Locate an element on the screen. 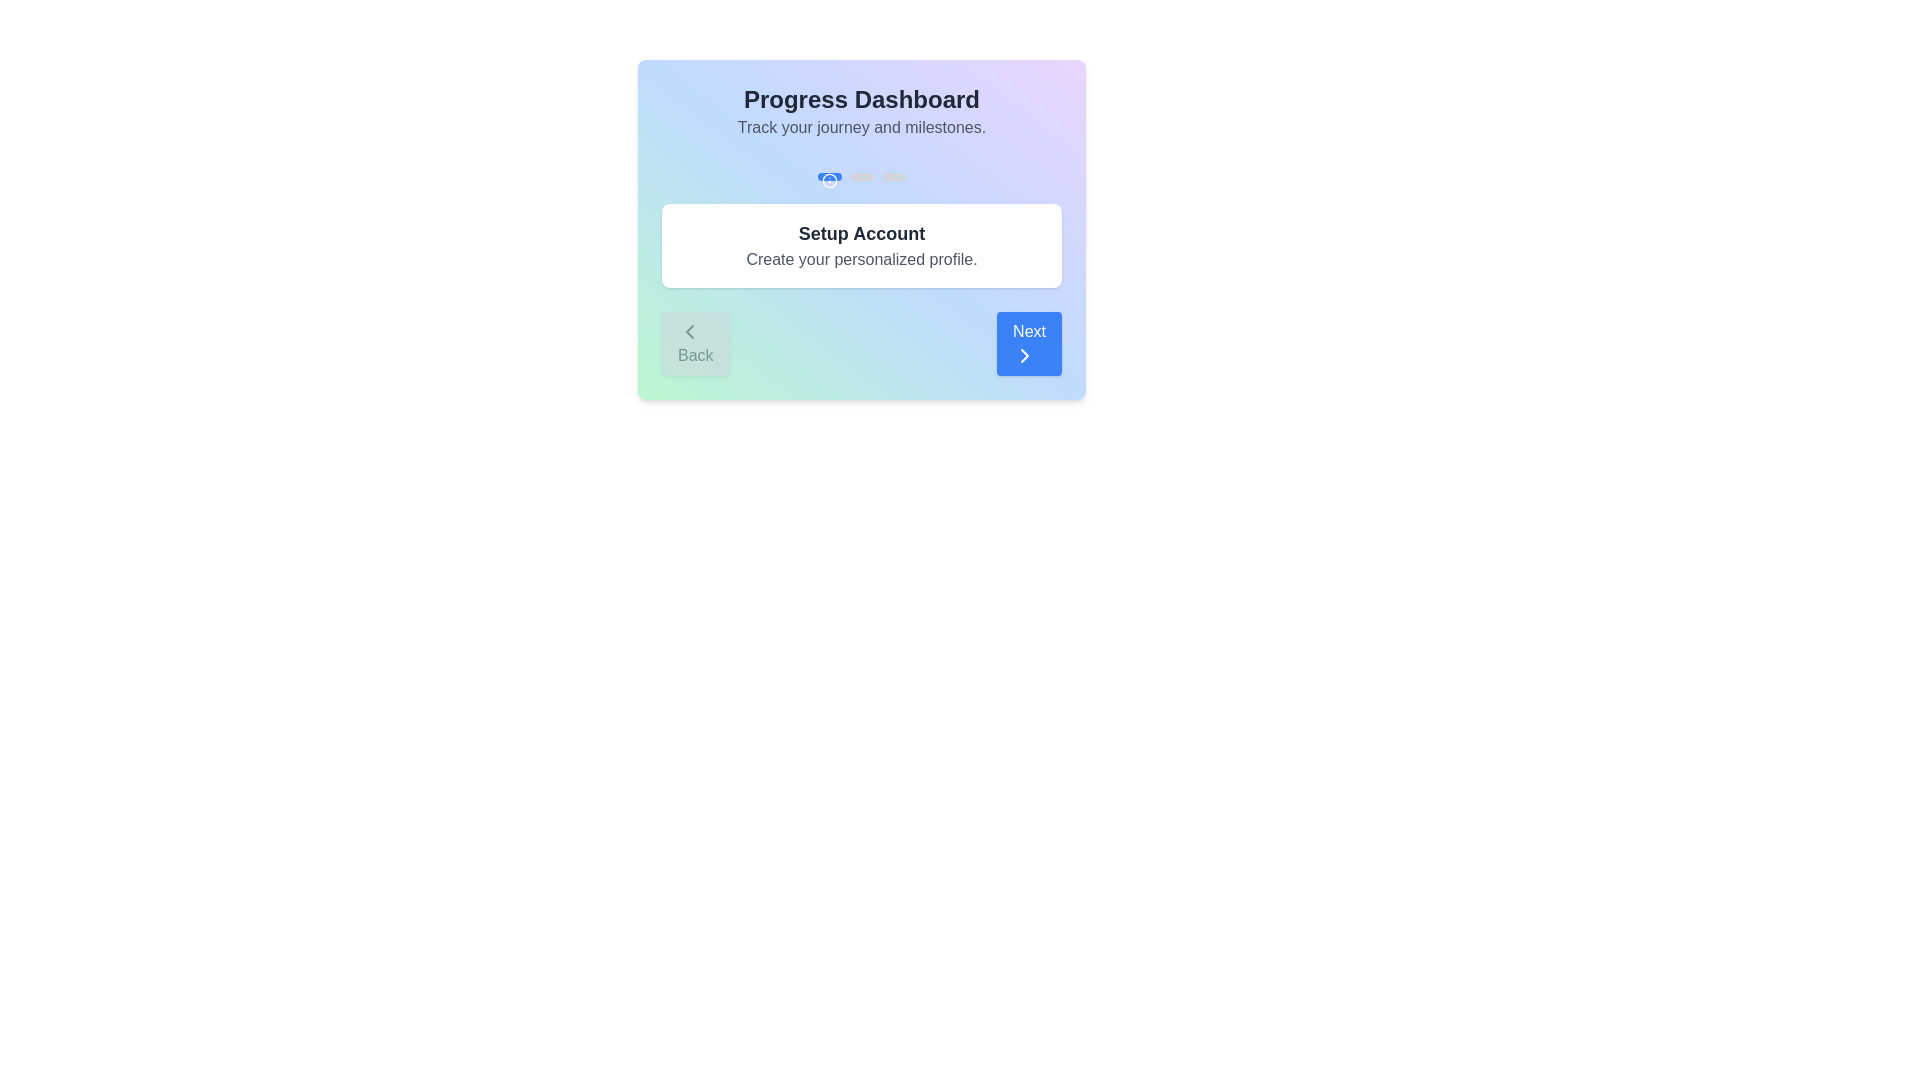  the 'Next' button to navigate to the next step is located at coordinates (1028, 342).